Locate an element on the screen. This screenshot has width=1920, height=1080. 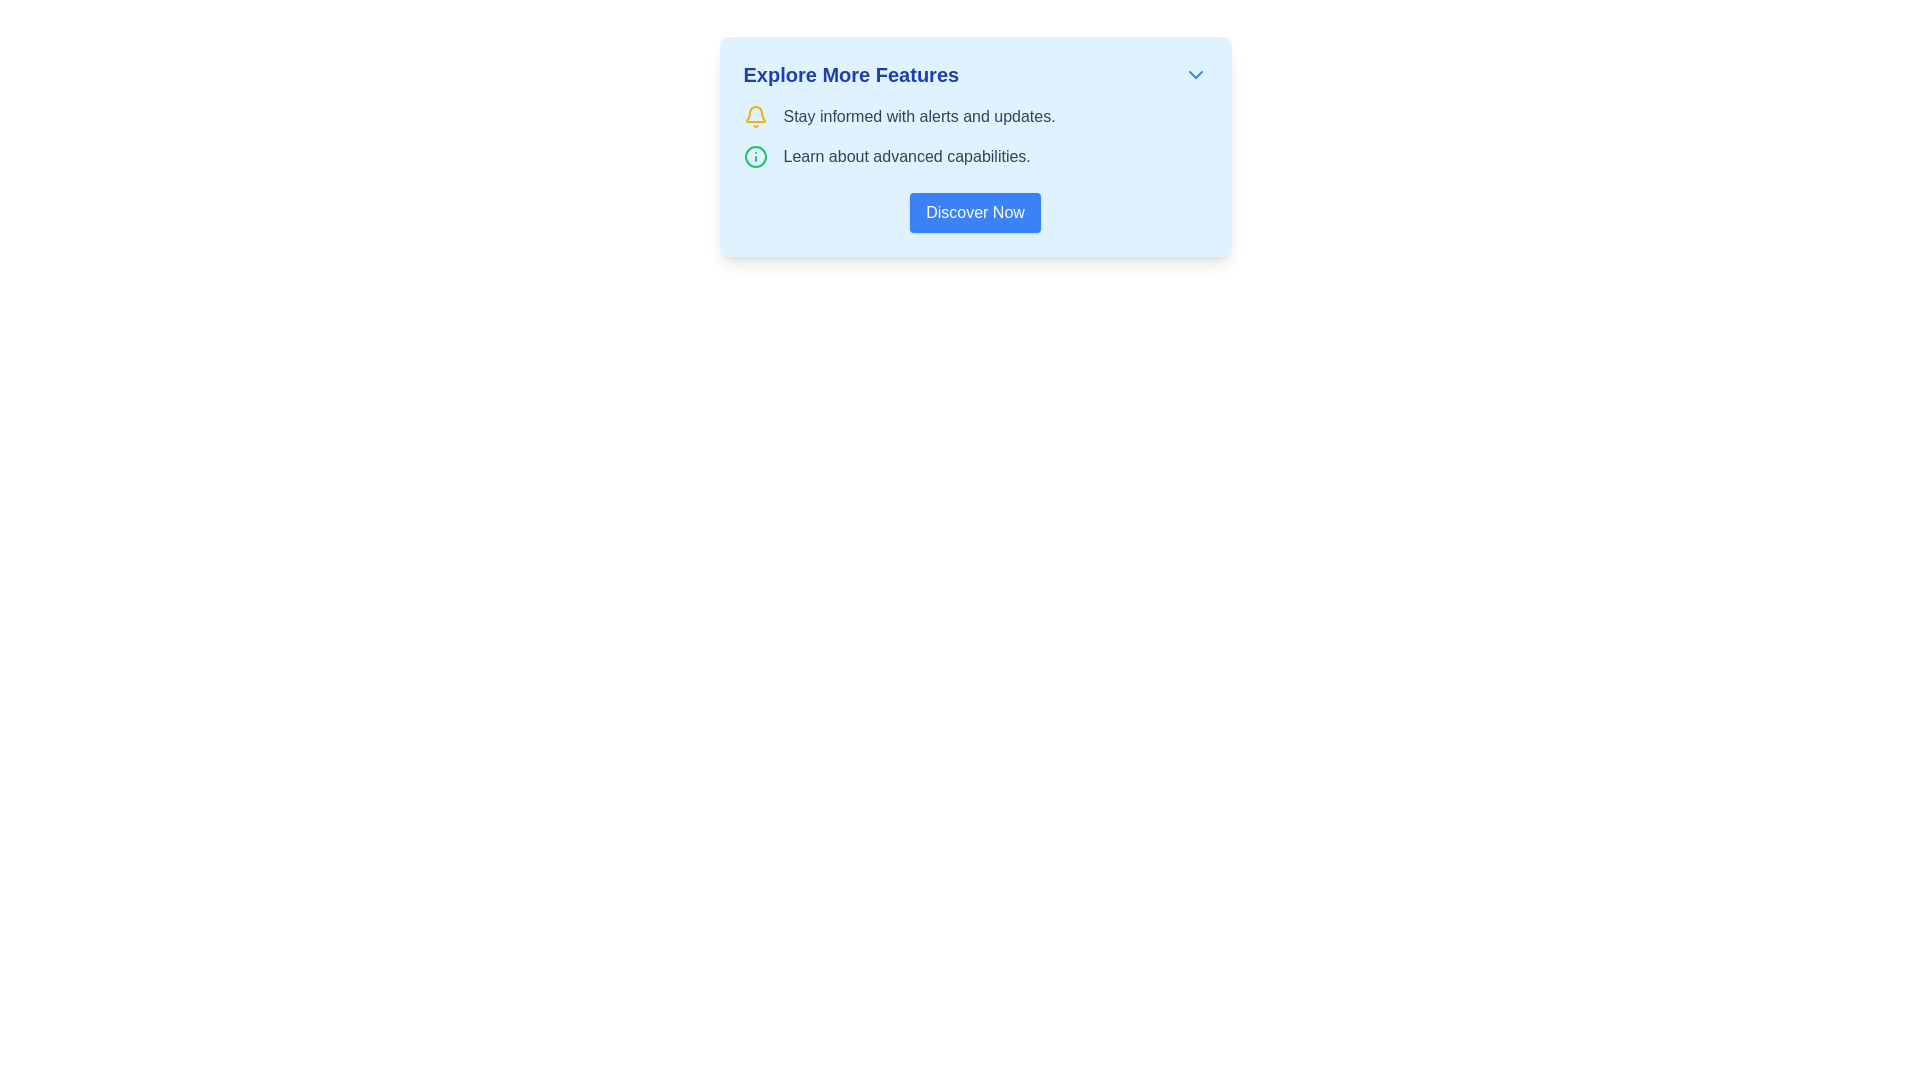
the text element displaying 'Stay informed with alerts and updates.' which is styled in light gray text inside a light blue card interface is located at coordinates (918, 116).